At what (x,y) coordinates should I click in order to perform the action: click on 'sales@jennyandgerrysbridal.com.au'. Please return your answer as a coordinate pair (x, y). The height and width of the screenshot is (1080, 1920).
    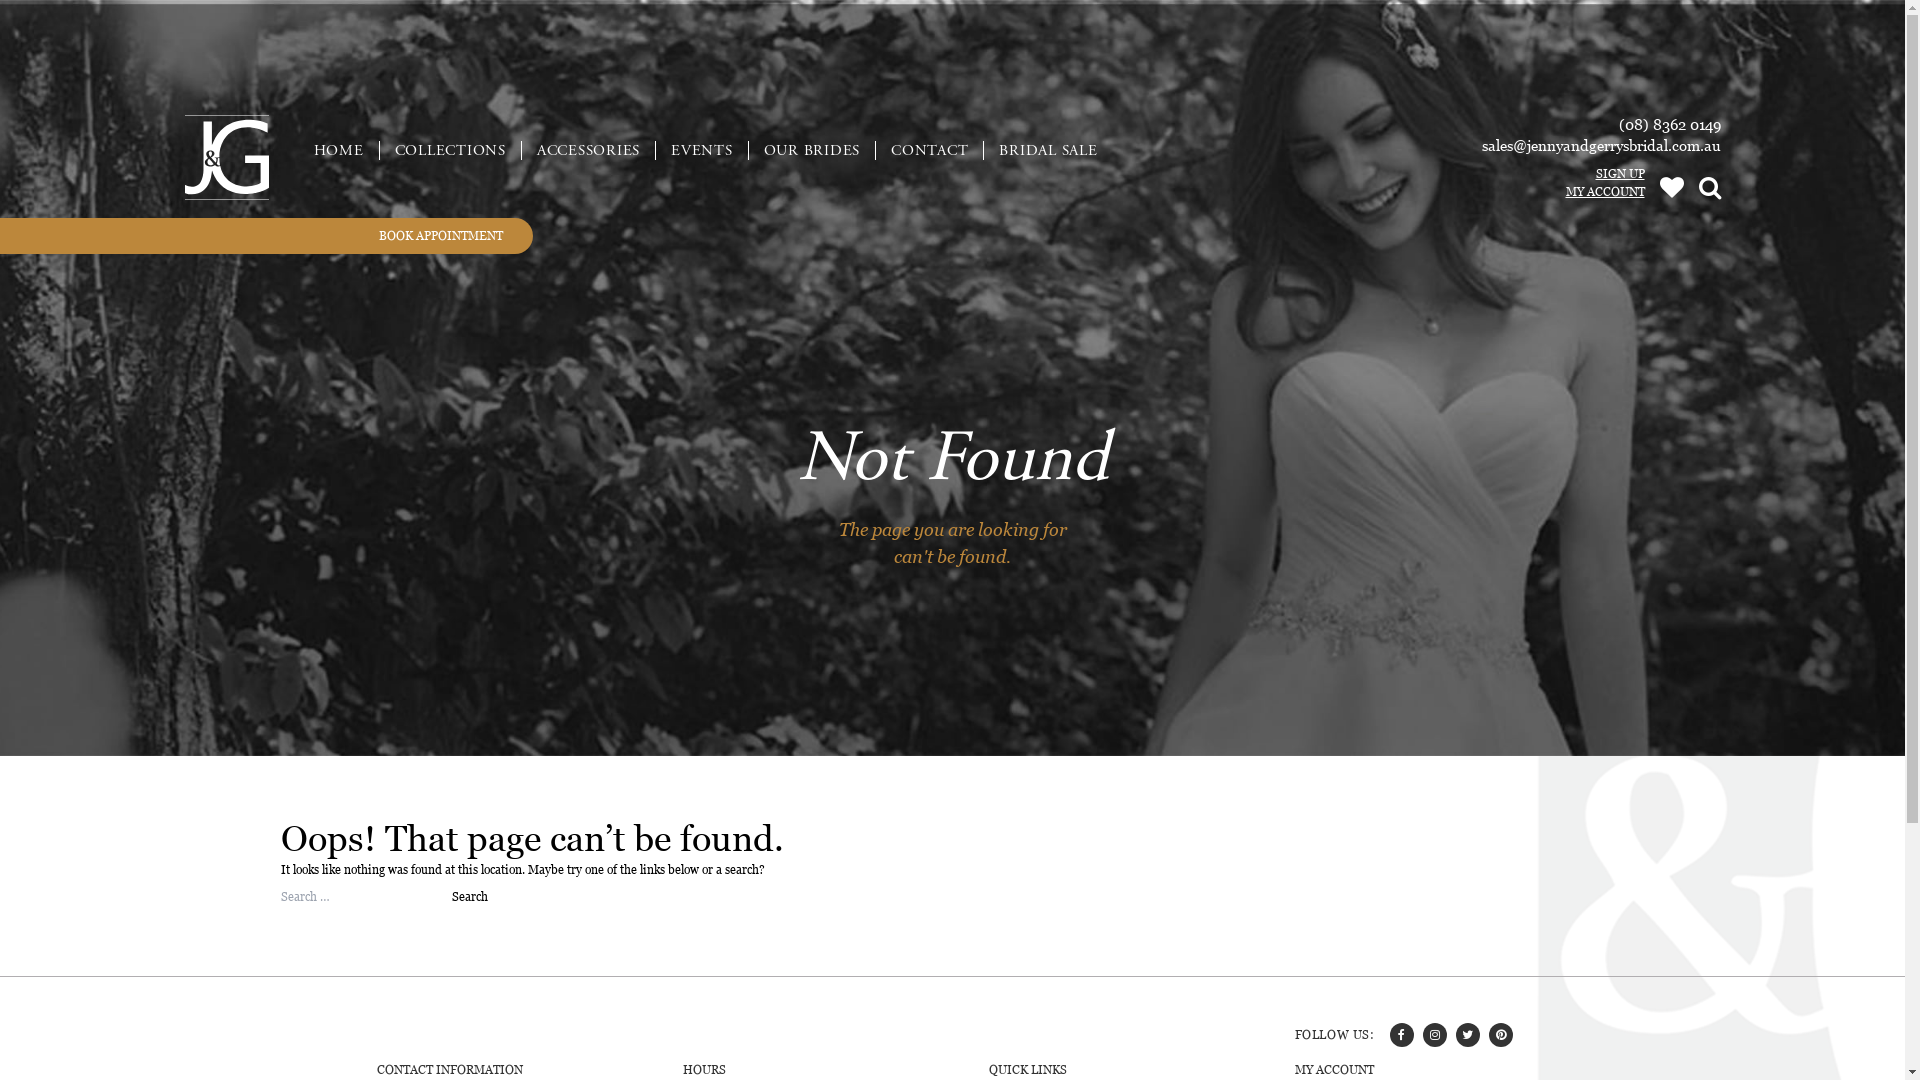
    Looking at the image, I should click on (1601, 144).